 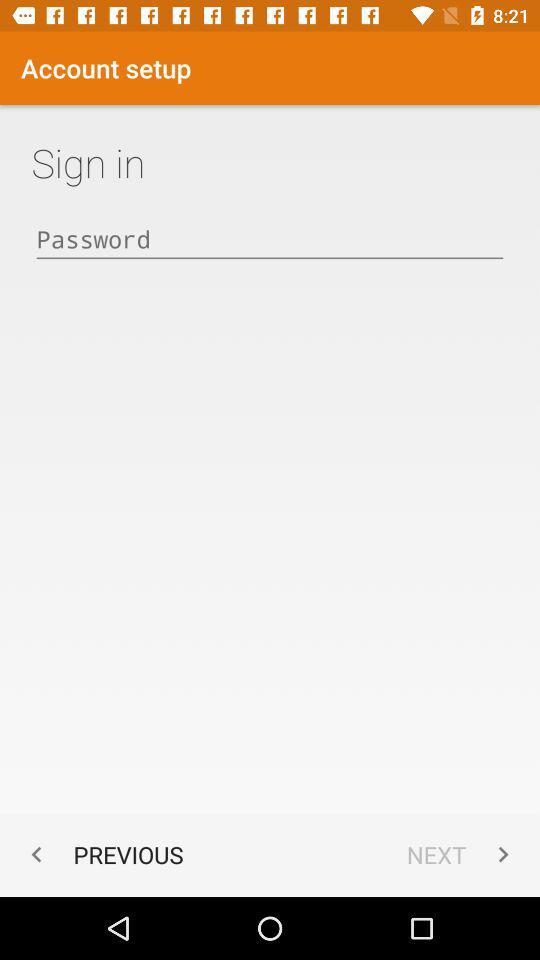 What do you see at coordinates (102, 853) in the screenshot?
I see `previous` at bounding box center [102, 853].